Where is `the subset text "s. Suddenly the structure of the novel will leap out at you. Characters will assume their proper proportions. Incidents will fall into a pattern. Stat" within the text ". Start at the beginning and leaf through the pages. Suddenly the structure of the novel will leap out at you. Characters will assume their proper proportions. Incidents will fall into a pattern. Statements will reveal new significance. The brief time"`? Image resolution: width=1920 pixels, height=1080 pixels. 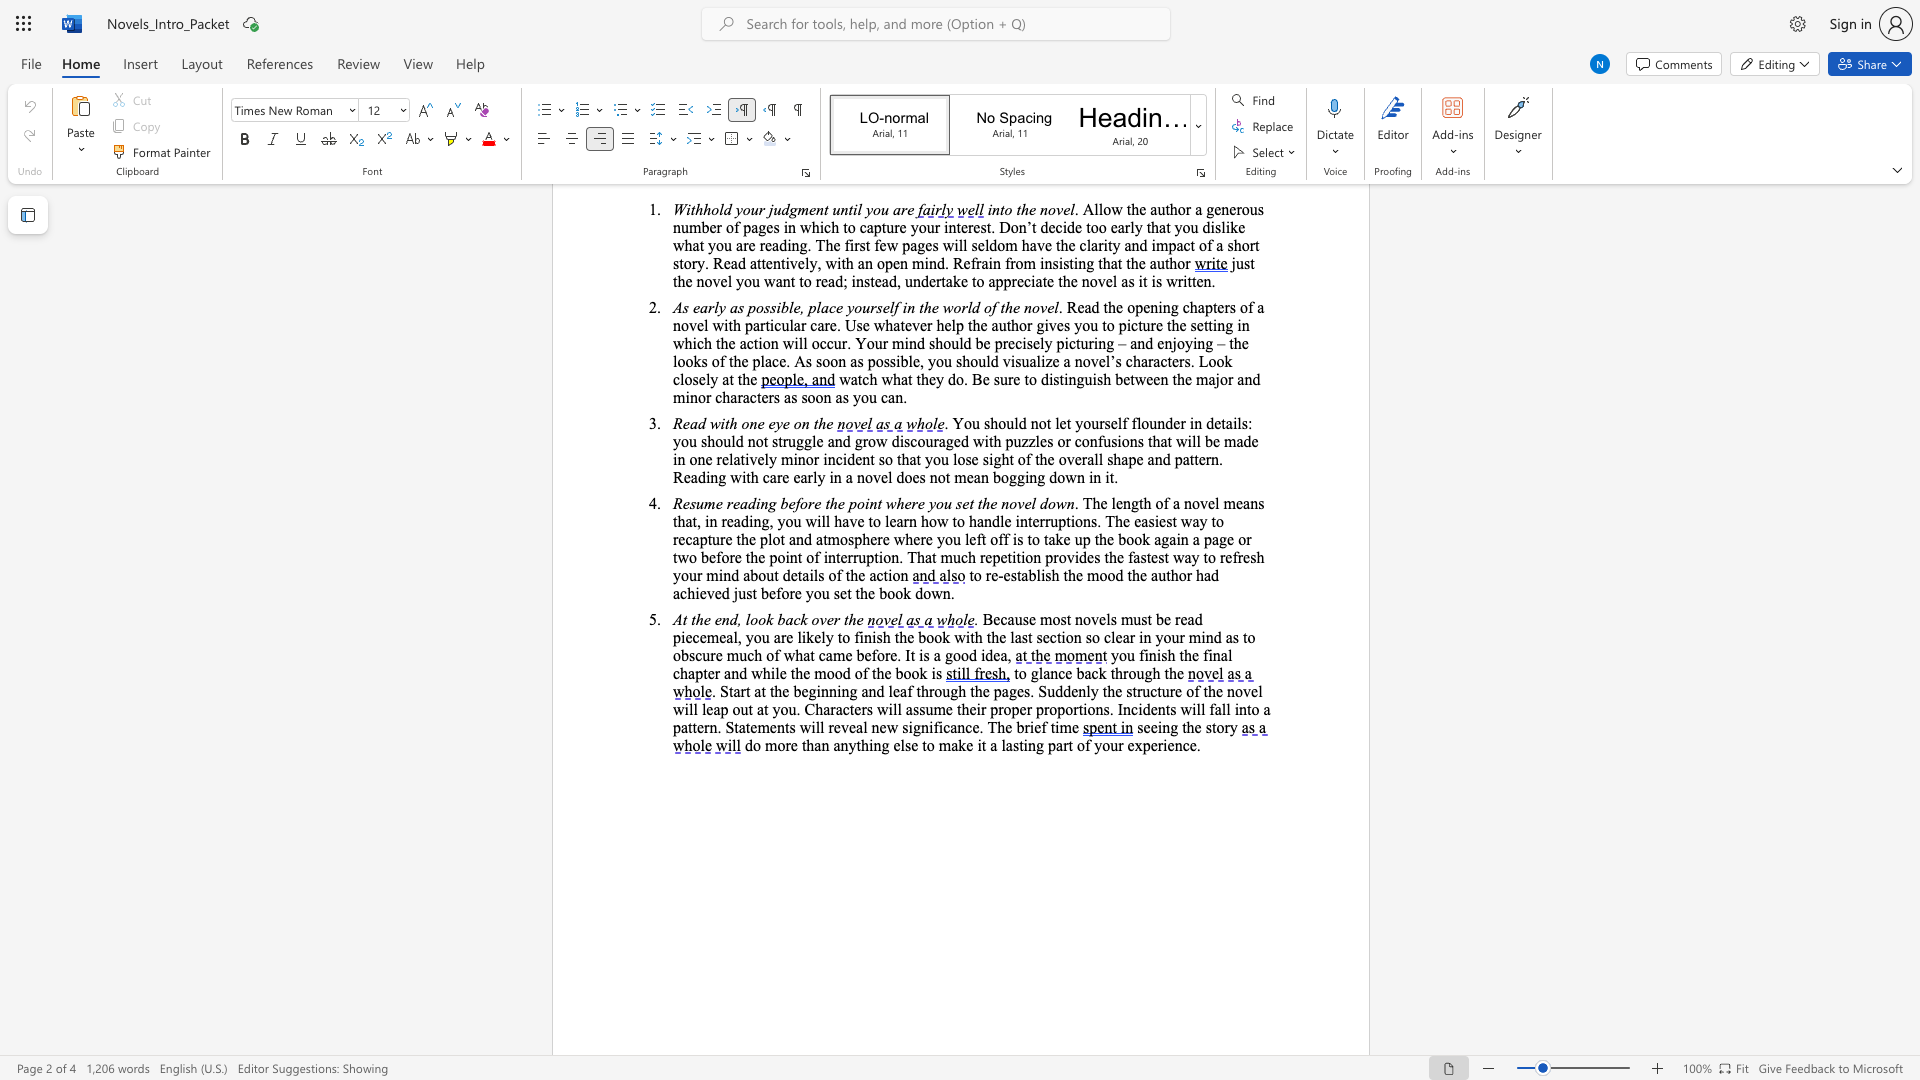
the subset text "s. Suddenly the structure of the novel will leap out at you. Characters will assume their proper proportions. Incidents will fall into a pattern. Stat" within the text ". Start at the beginning and leaf through the pages. Suddenly the structure of the novel will leap out at you. Characters will assume their proper proportions. Incidents will fall into a pattern. Statements will reveal new significance. The brief time" is located at coordinates (1023, 690).